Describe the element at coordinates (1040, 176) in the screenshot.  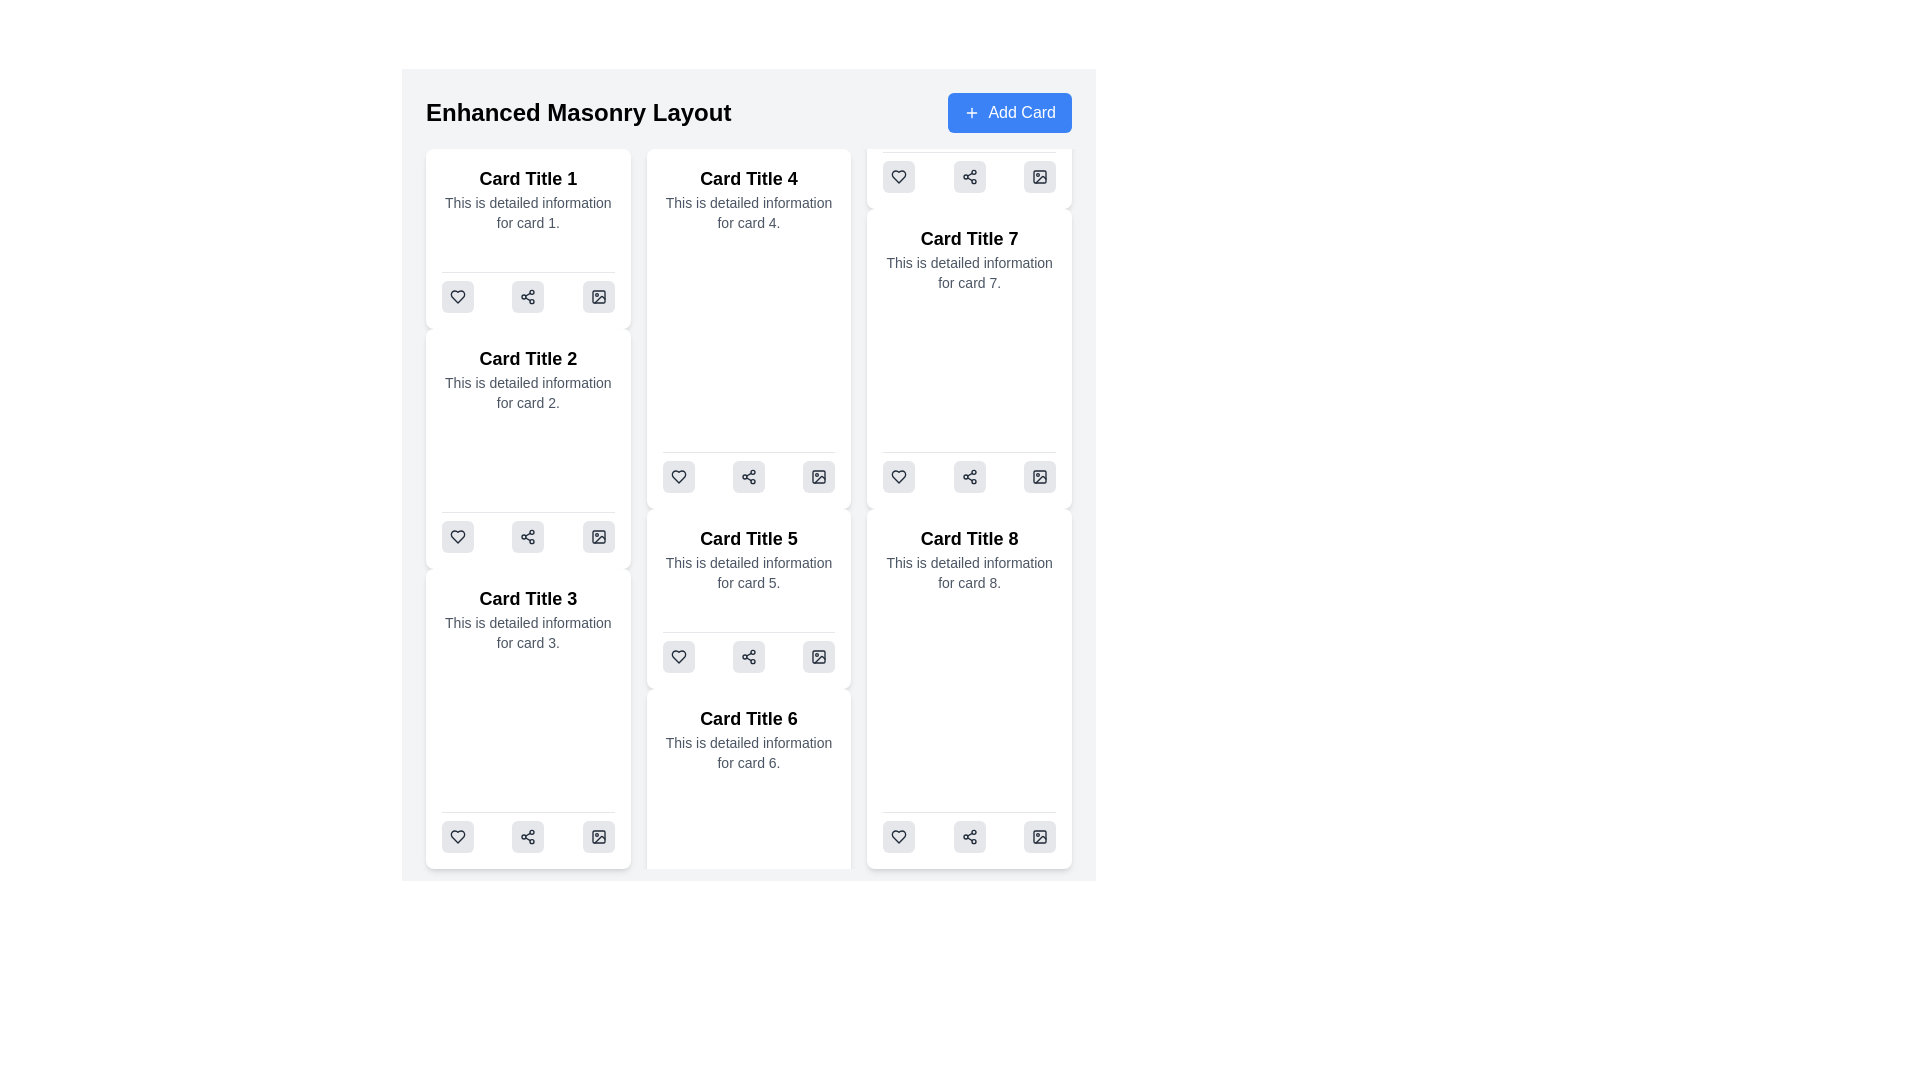
I see `the third button in the control panel of 'Card Title 7'` at that location.